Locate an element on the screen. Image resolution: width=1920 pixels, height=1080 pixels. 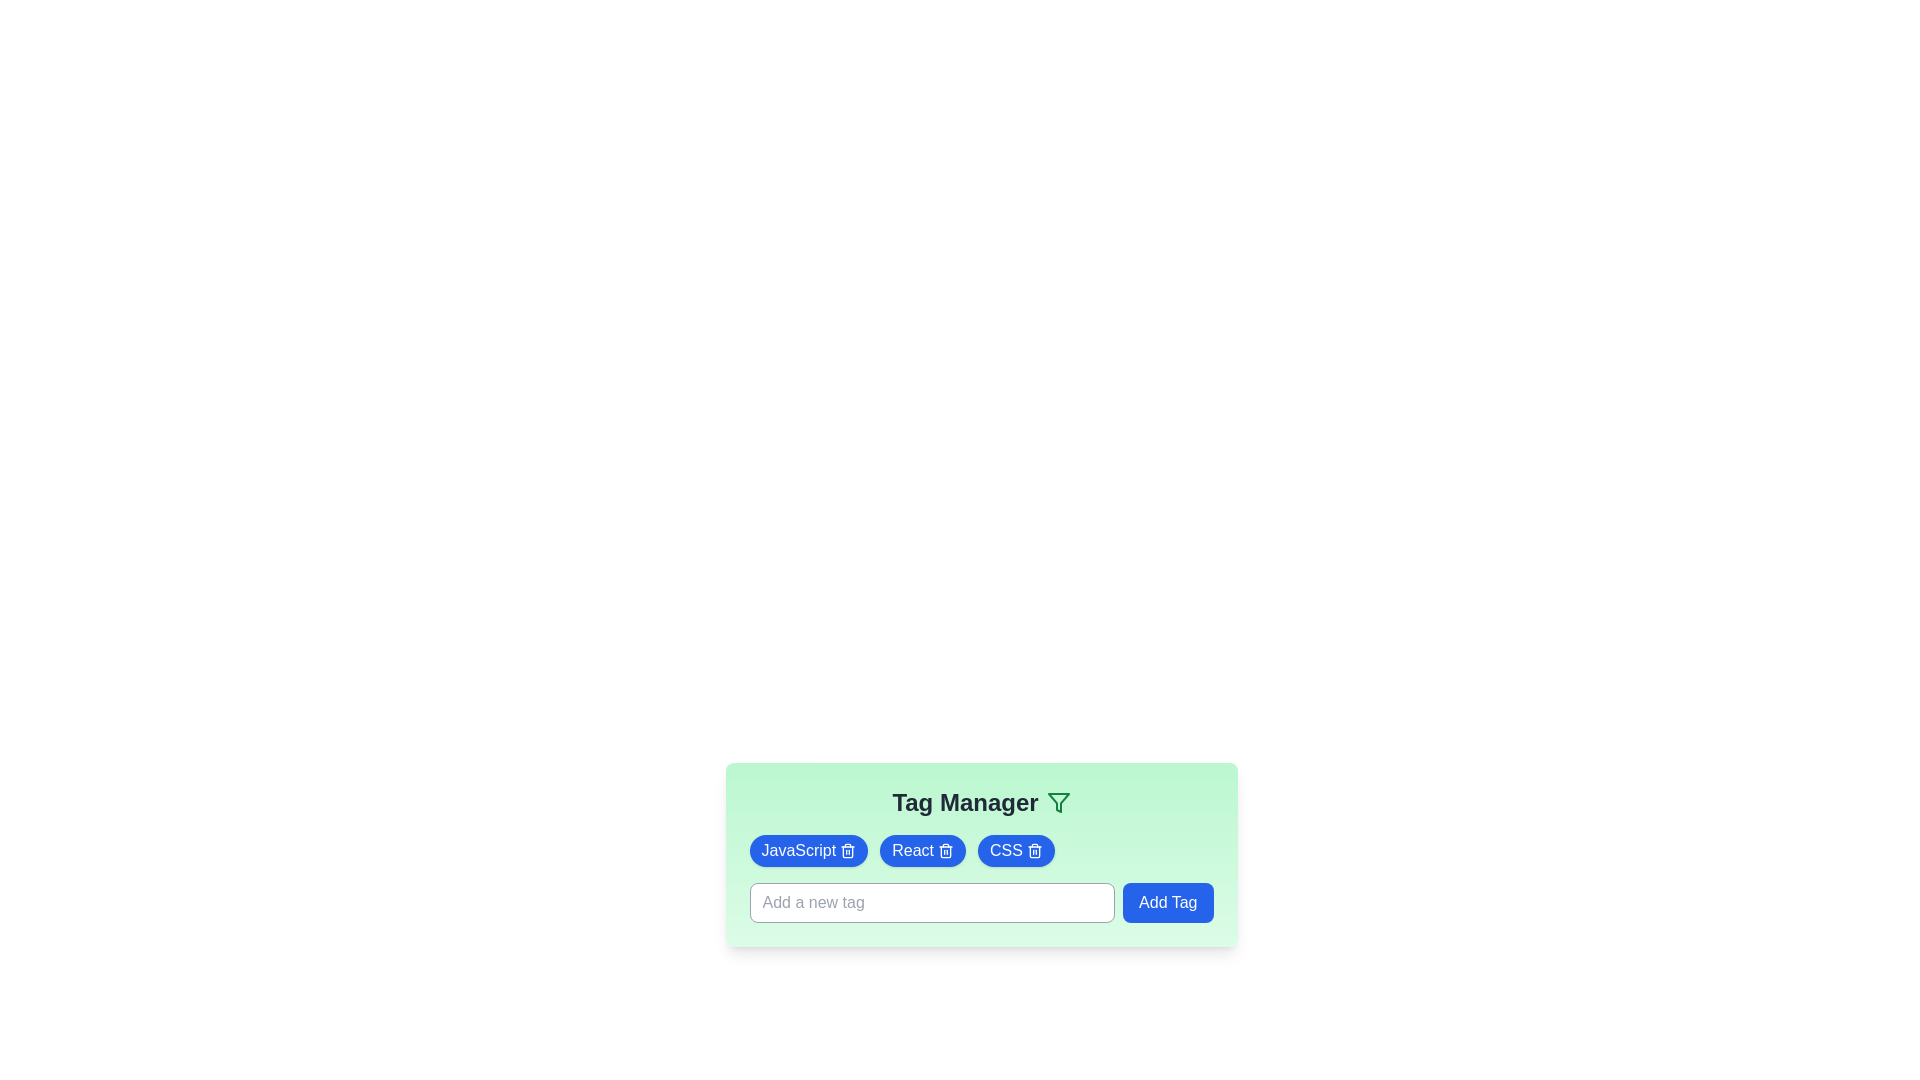
the trash icon within the tag badges displayed in the horizontal layout of the 'Tag Manager' panel is located at coordinates (981, 851).